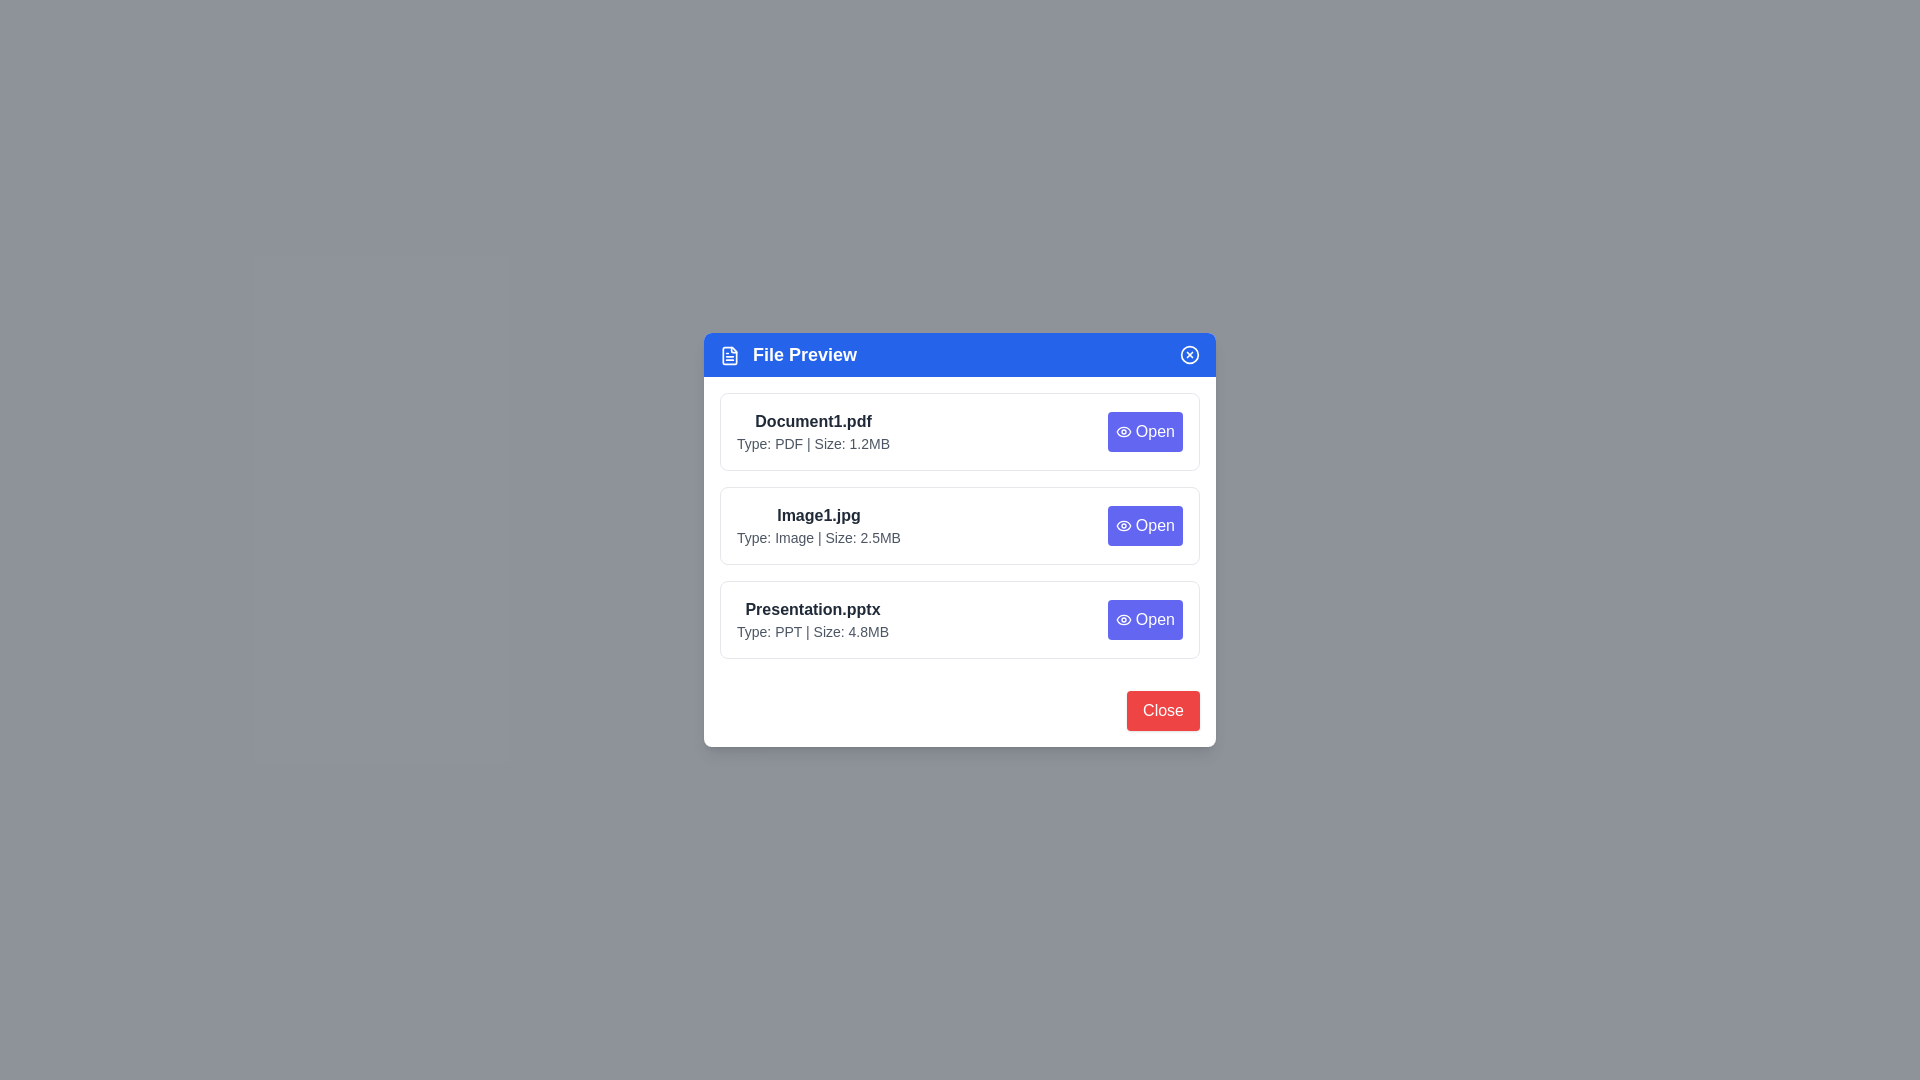  Describe the element at coordinates (1145, 431) in the screenshot. I see `'Open' button for the file Document1.pdf` at that location.